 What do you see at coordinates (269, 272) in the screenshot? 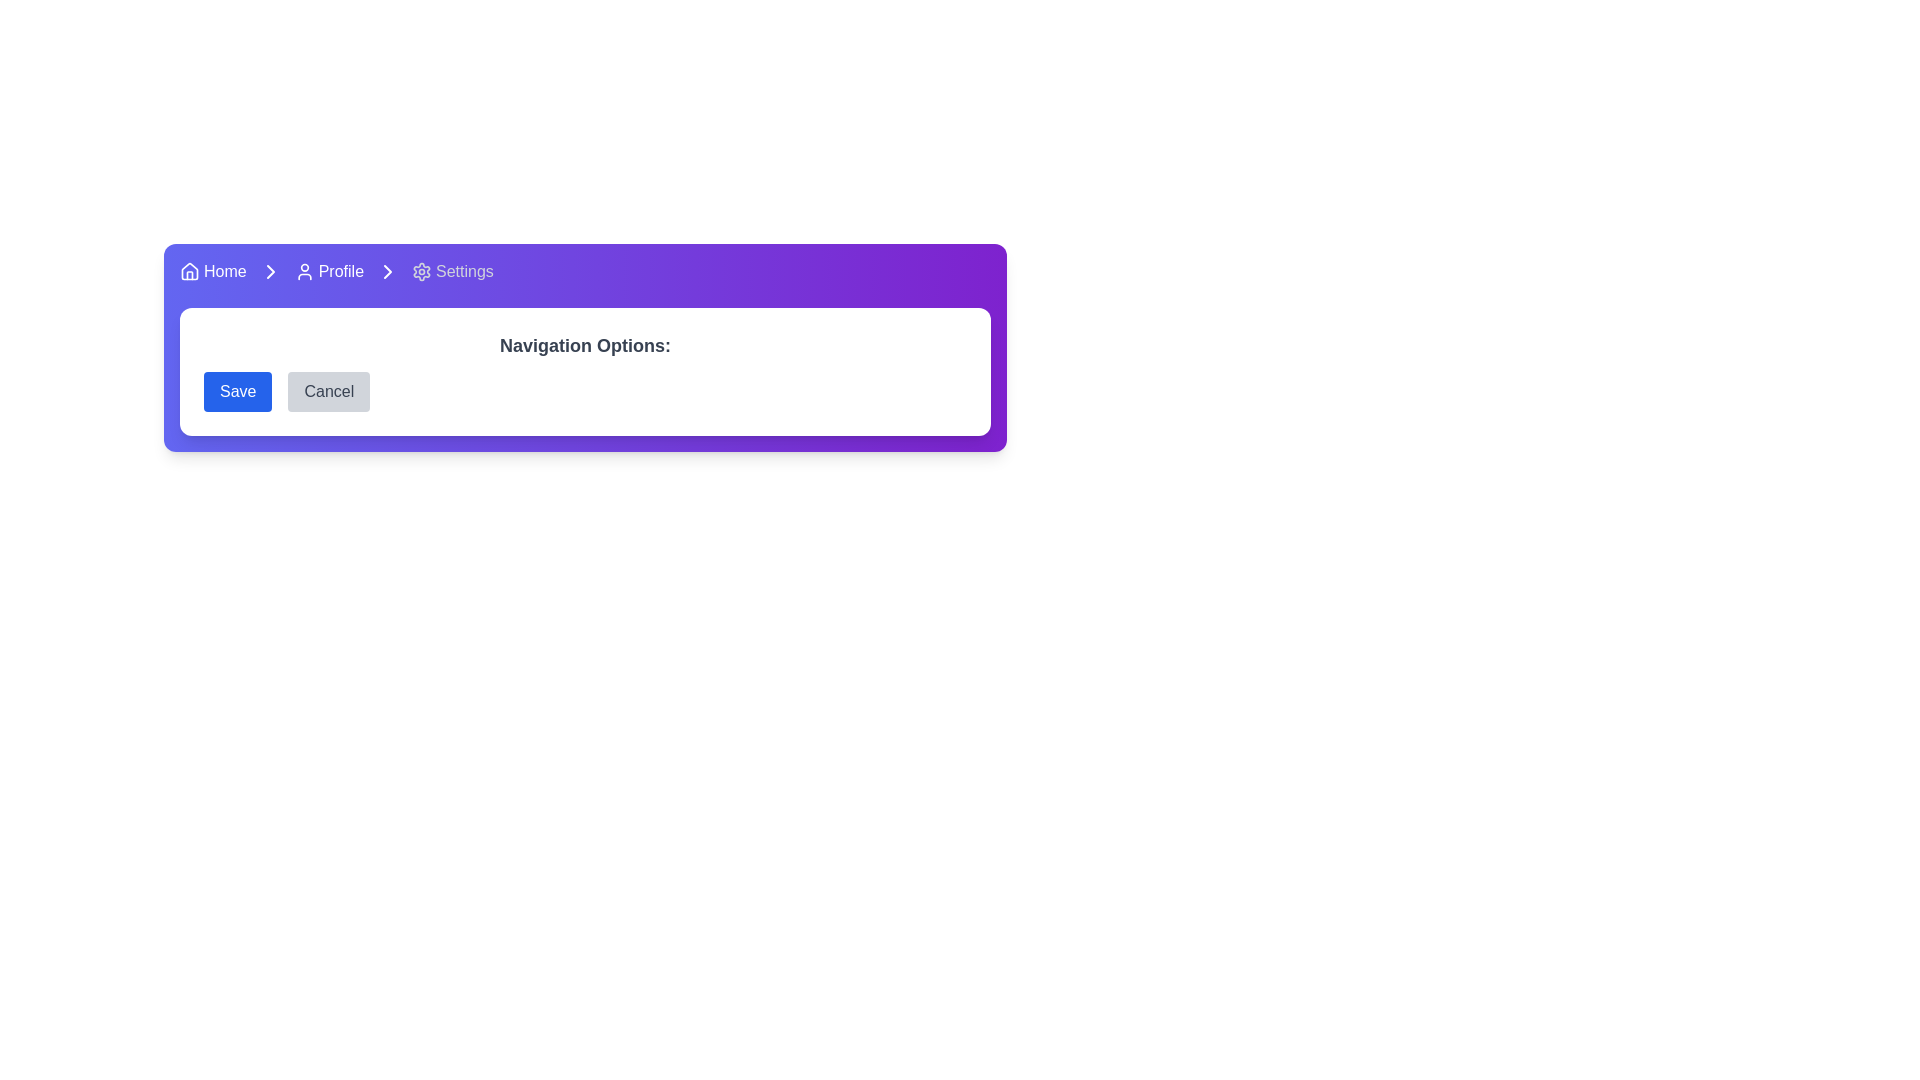
I see `the icon that serves as a separator in the breadcrumb navigation bar between 'Home' and 'Profile'` at bounding box center [269, 272].